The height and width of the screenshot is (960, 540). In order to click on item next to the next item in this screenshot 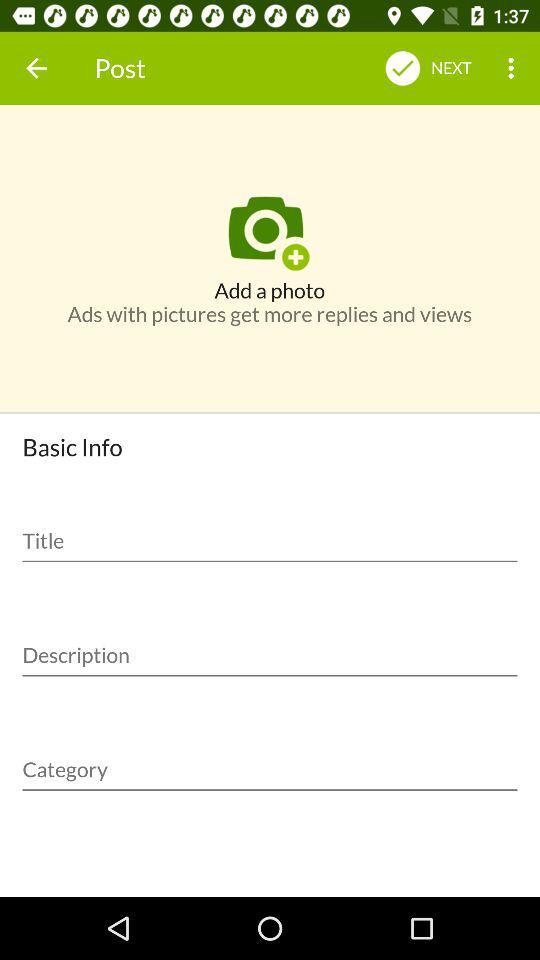, I will do `click(513, 68)`.